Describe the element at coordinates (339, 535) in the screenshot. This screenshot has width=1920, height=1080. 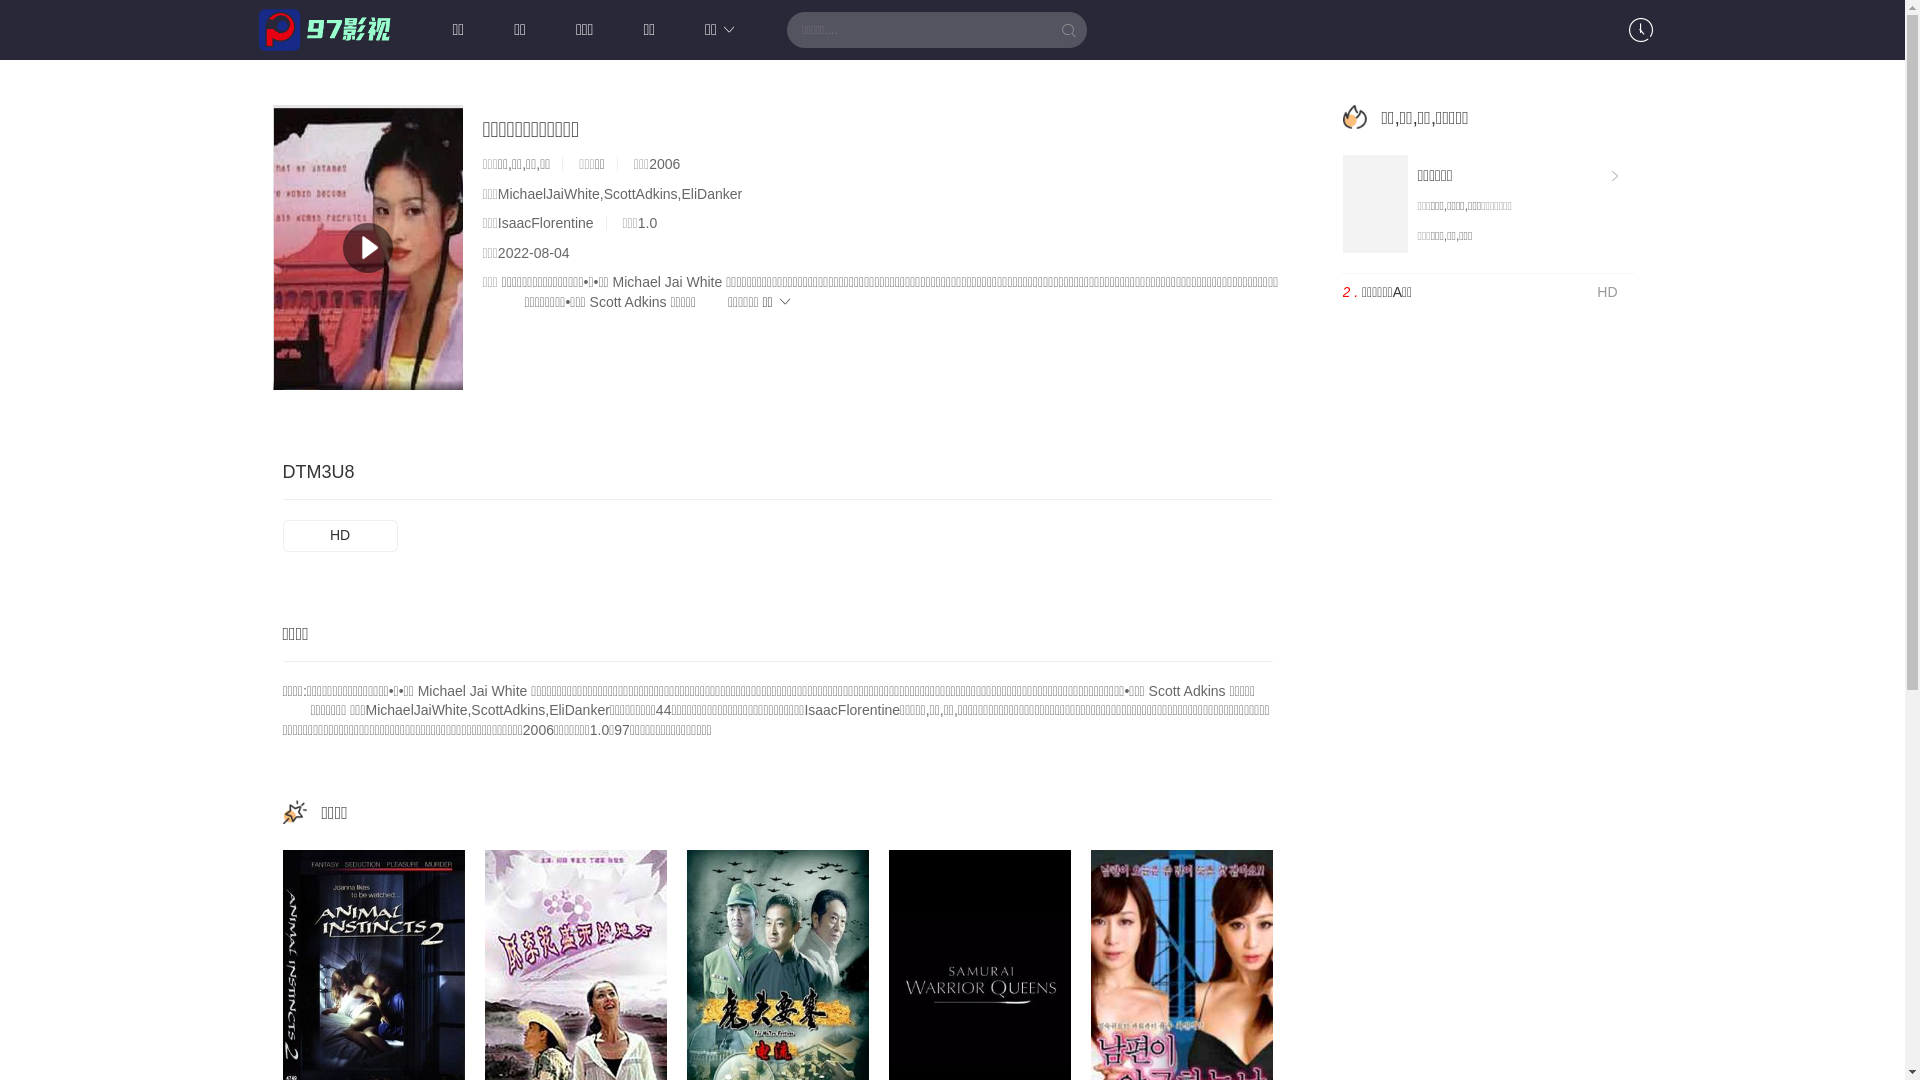
I see `'HD'` at that location.